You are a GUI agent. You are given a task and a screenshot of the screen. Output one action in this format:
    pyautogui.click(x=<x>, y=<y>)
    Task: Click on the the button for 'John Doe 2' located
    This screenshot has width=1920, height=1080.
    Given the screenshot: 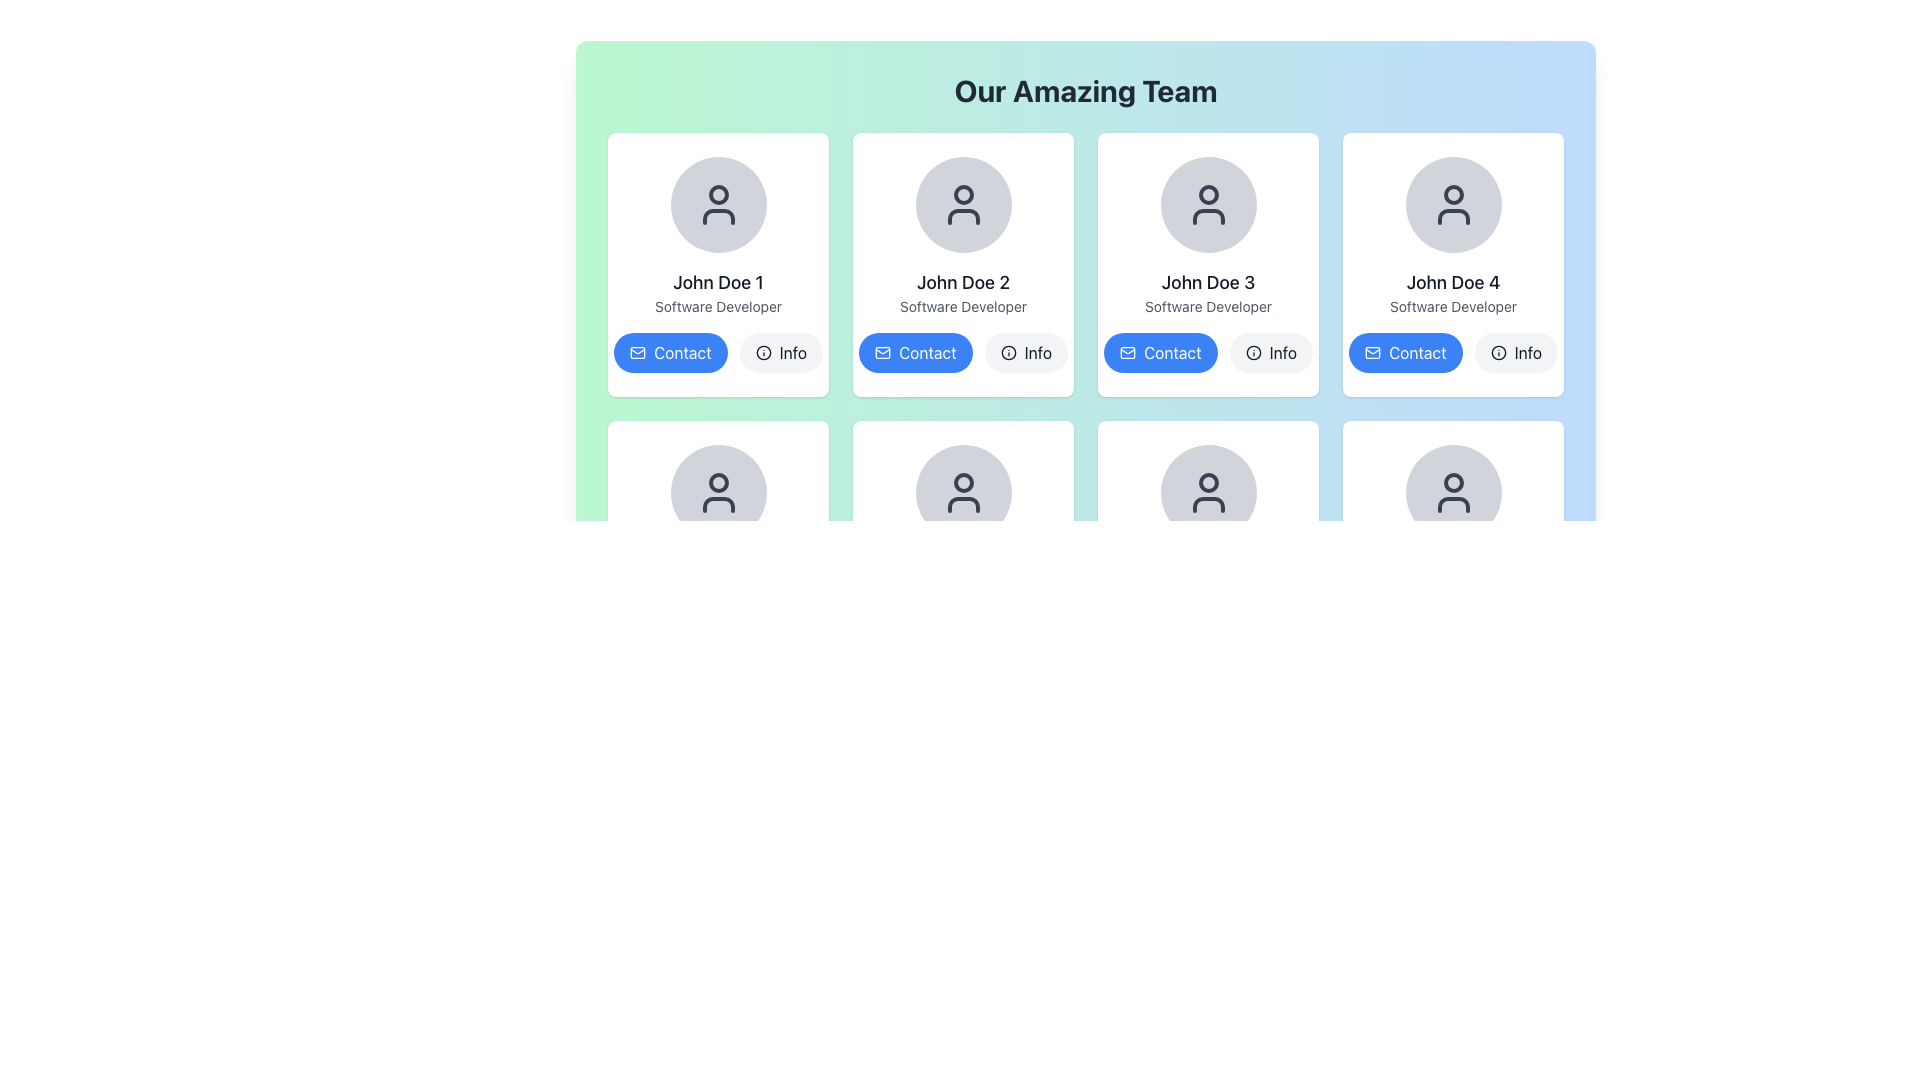 What is the action you would take?
    pyautogui.click(x=1026, y=352)
    